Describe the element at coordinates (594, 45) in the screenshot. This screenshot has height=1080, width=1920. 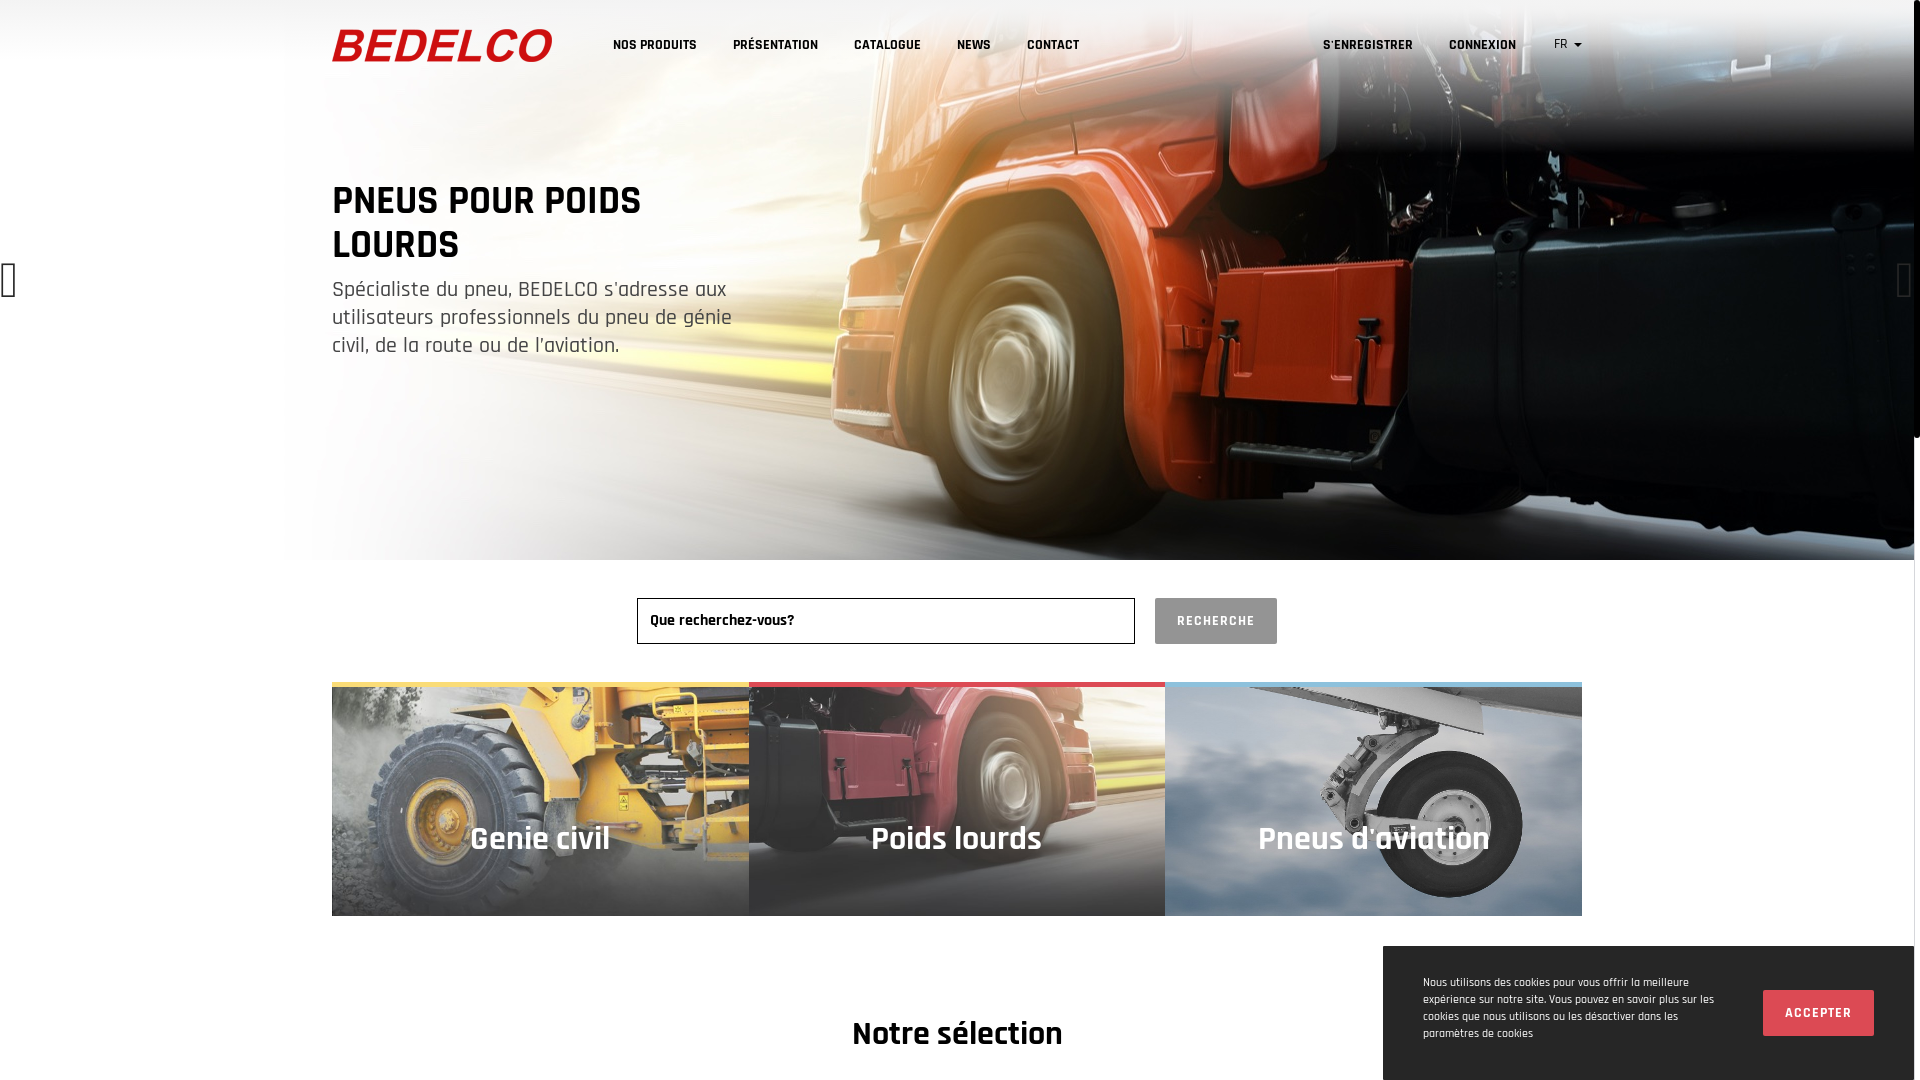
I see `'NOS PRODUITS'` at that location.